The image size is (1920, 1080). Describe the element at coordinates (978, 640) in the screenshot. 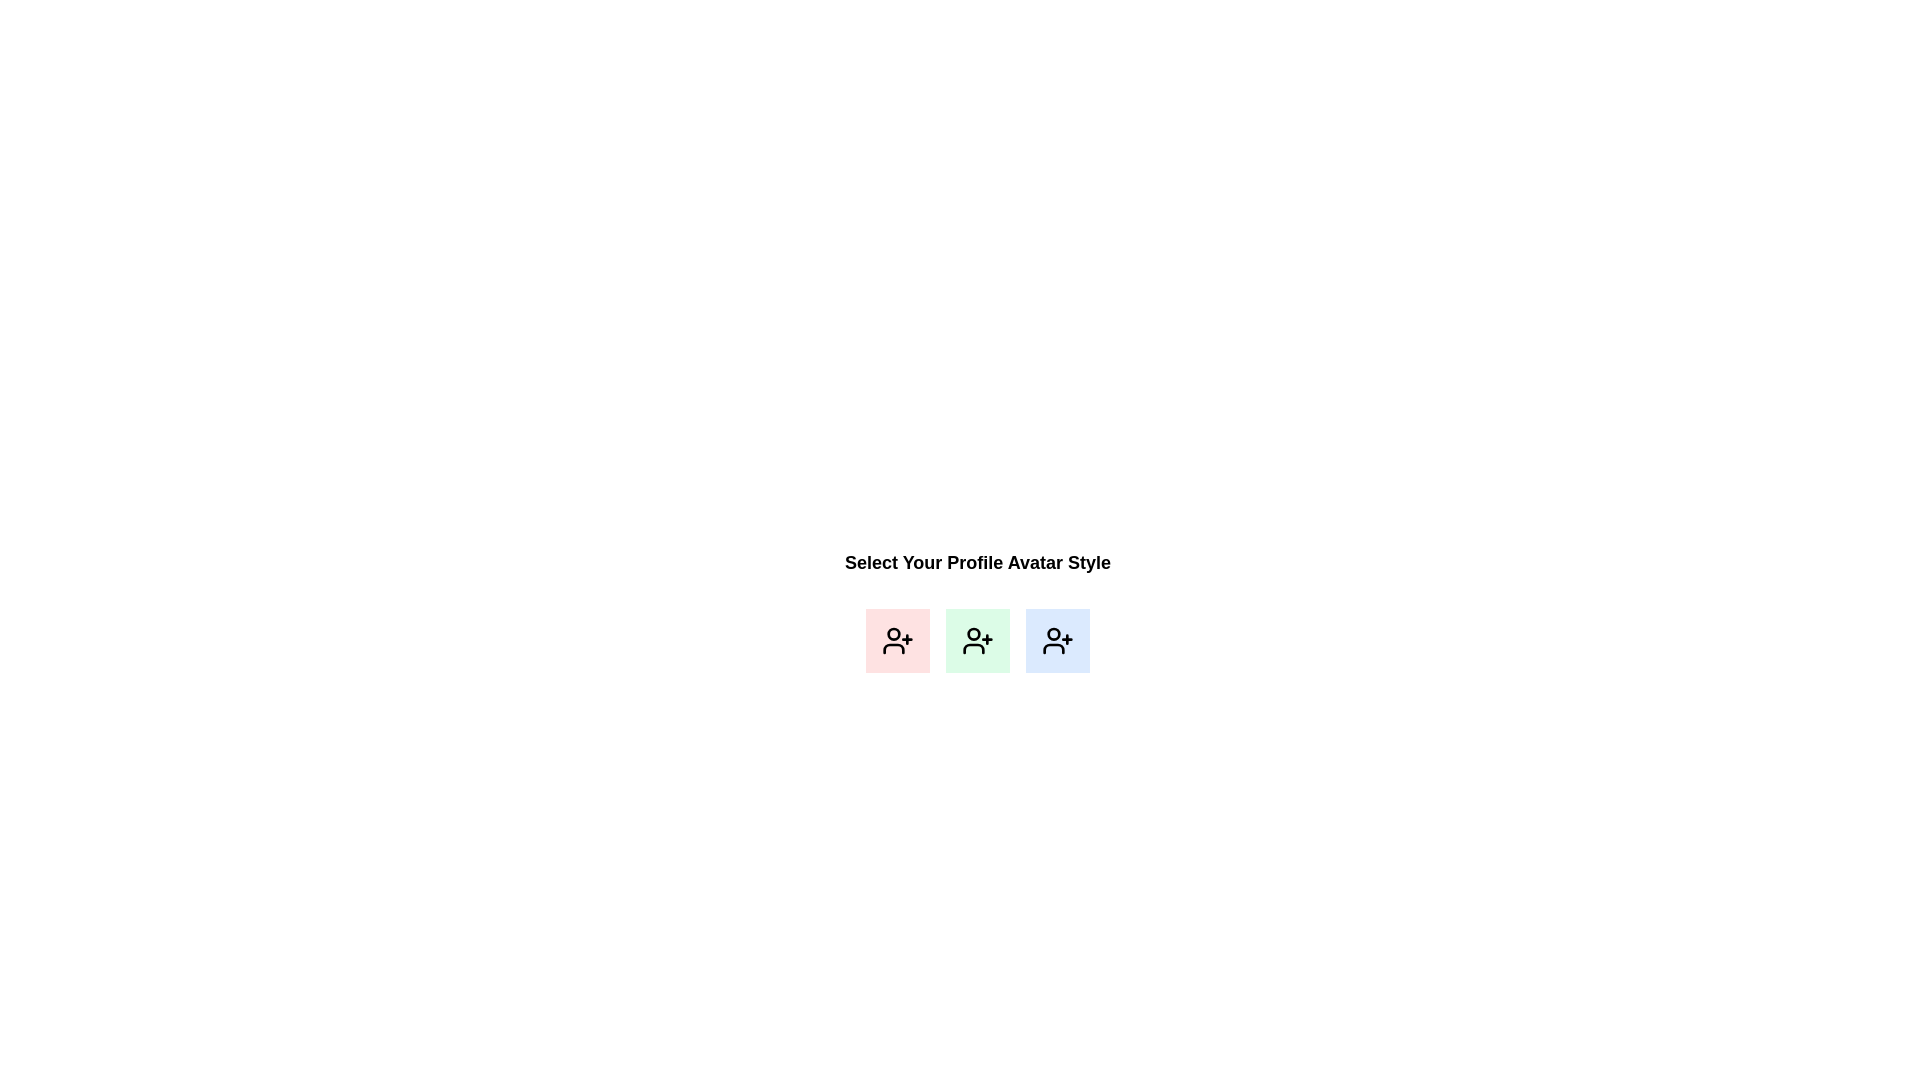

I see `the light green square button containing a user silhouette icon with a plus sign, which is the second item in the horizontal grid under 'Select Your Profile Avatar Style'` at that location.